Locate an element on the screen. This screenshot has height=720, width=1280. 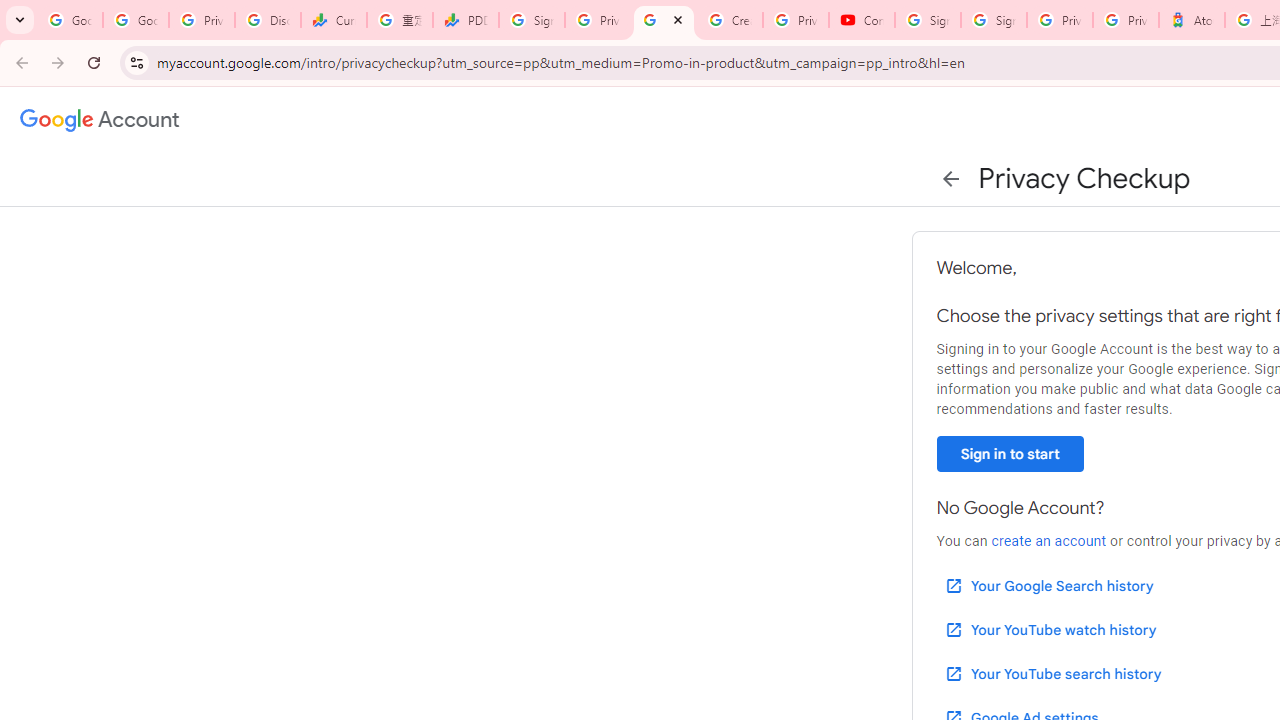
'Sign in to start' is located at coordinates (1009, 454).